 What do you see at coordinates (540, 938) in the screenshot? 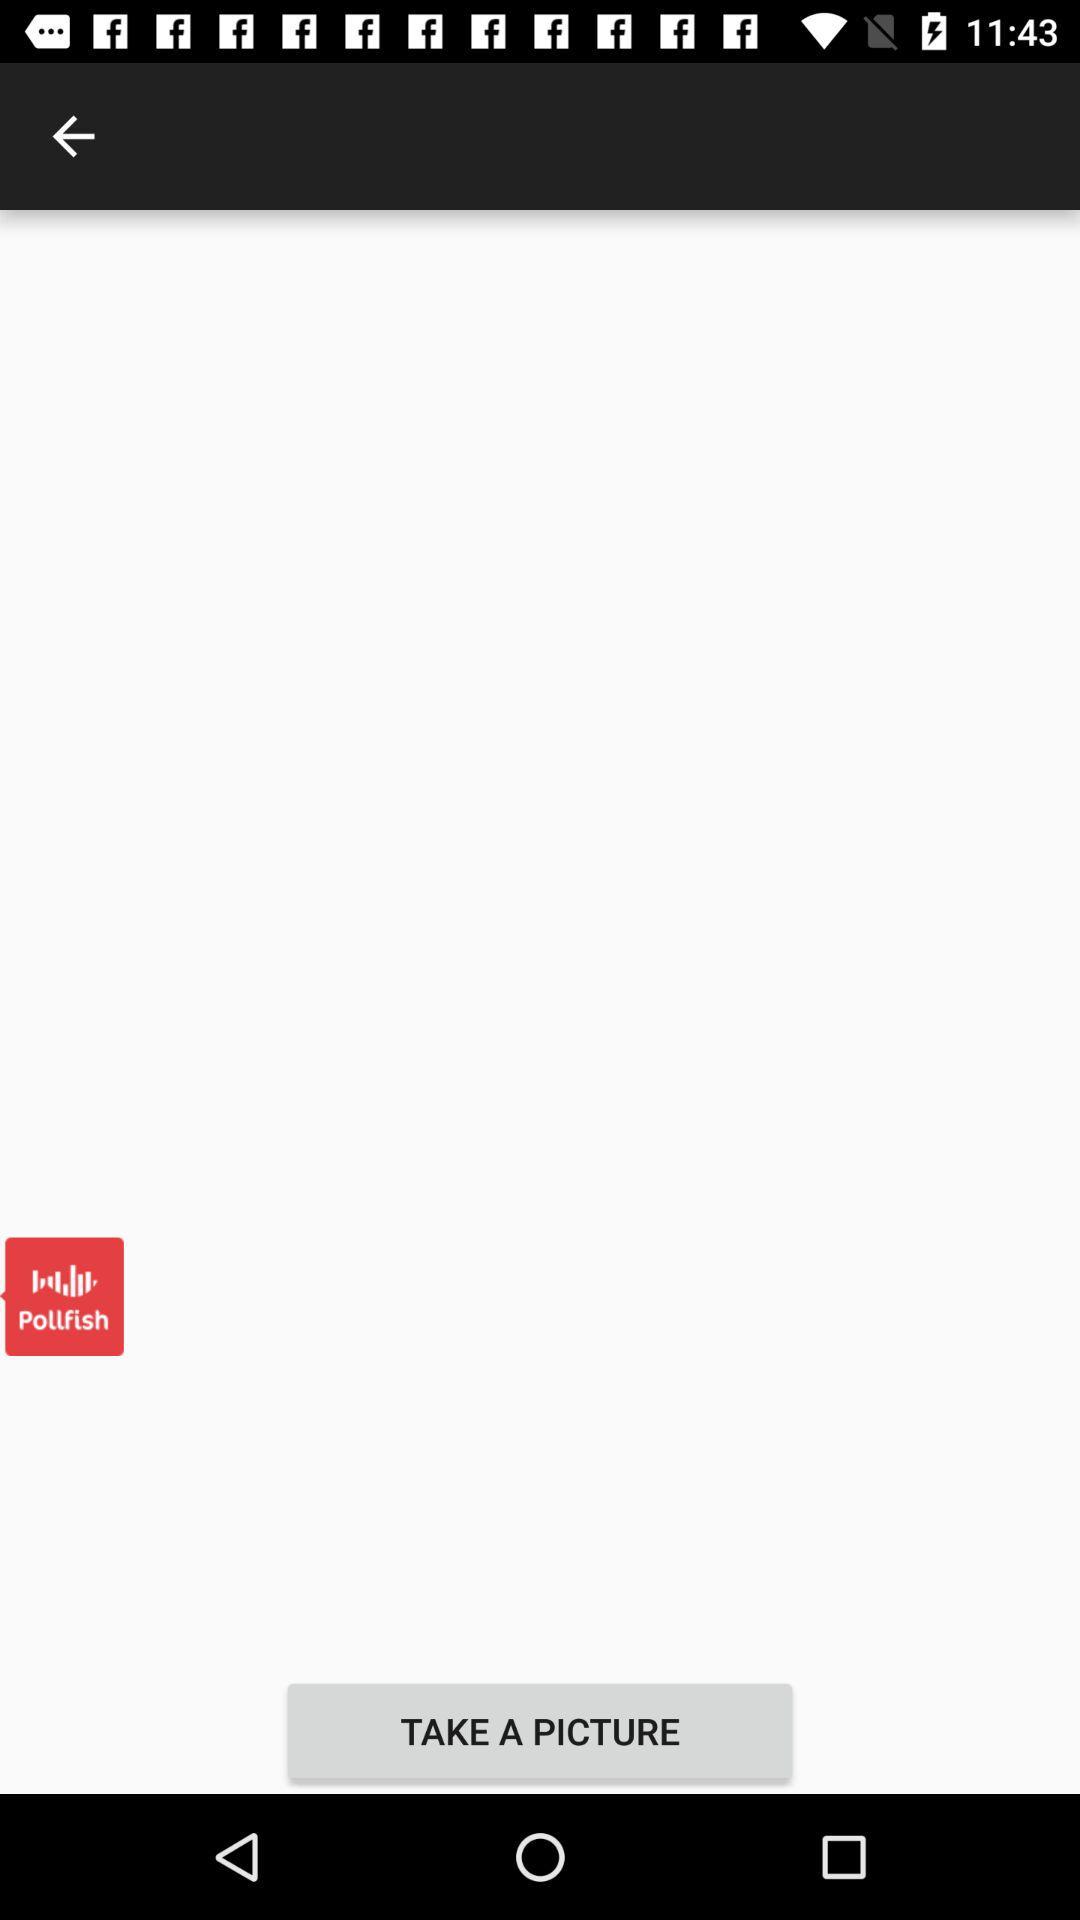
I see `icon above take a picture icon` at bounding box center [540, 938].